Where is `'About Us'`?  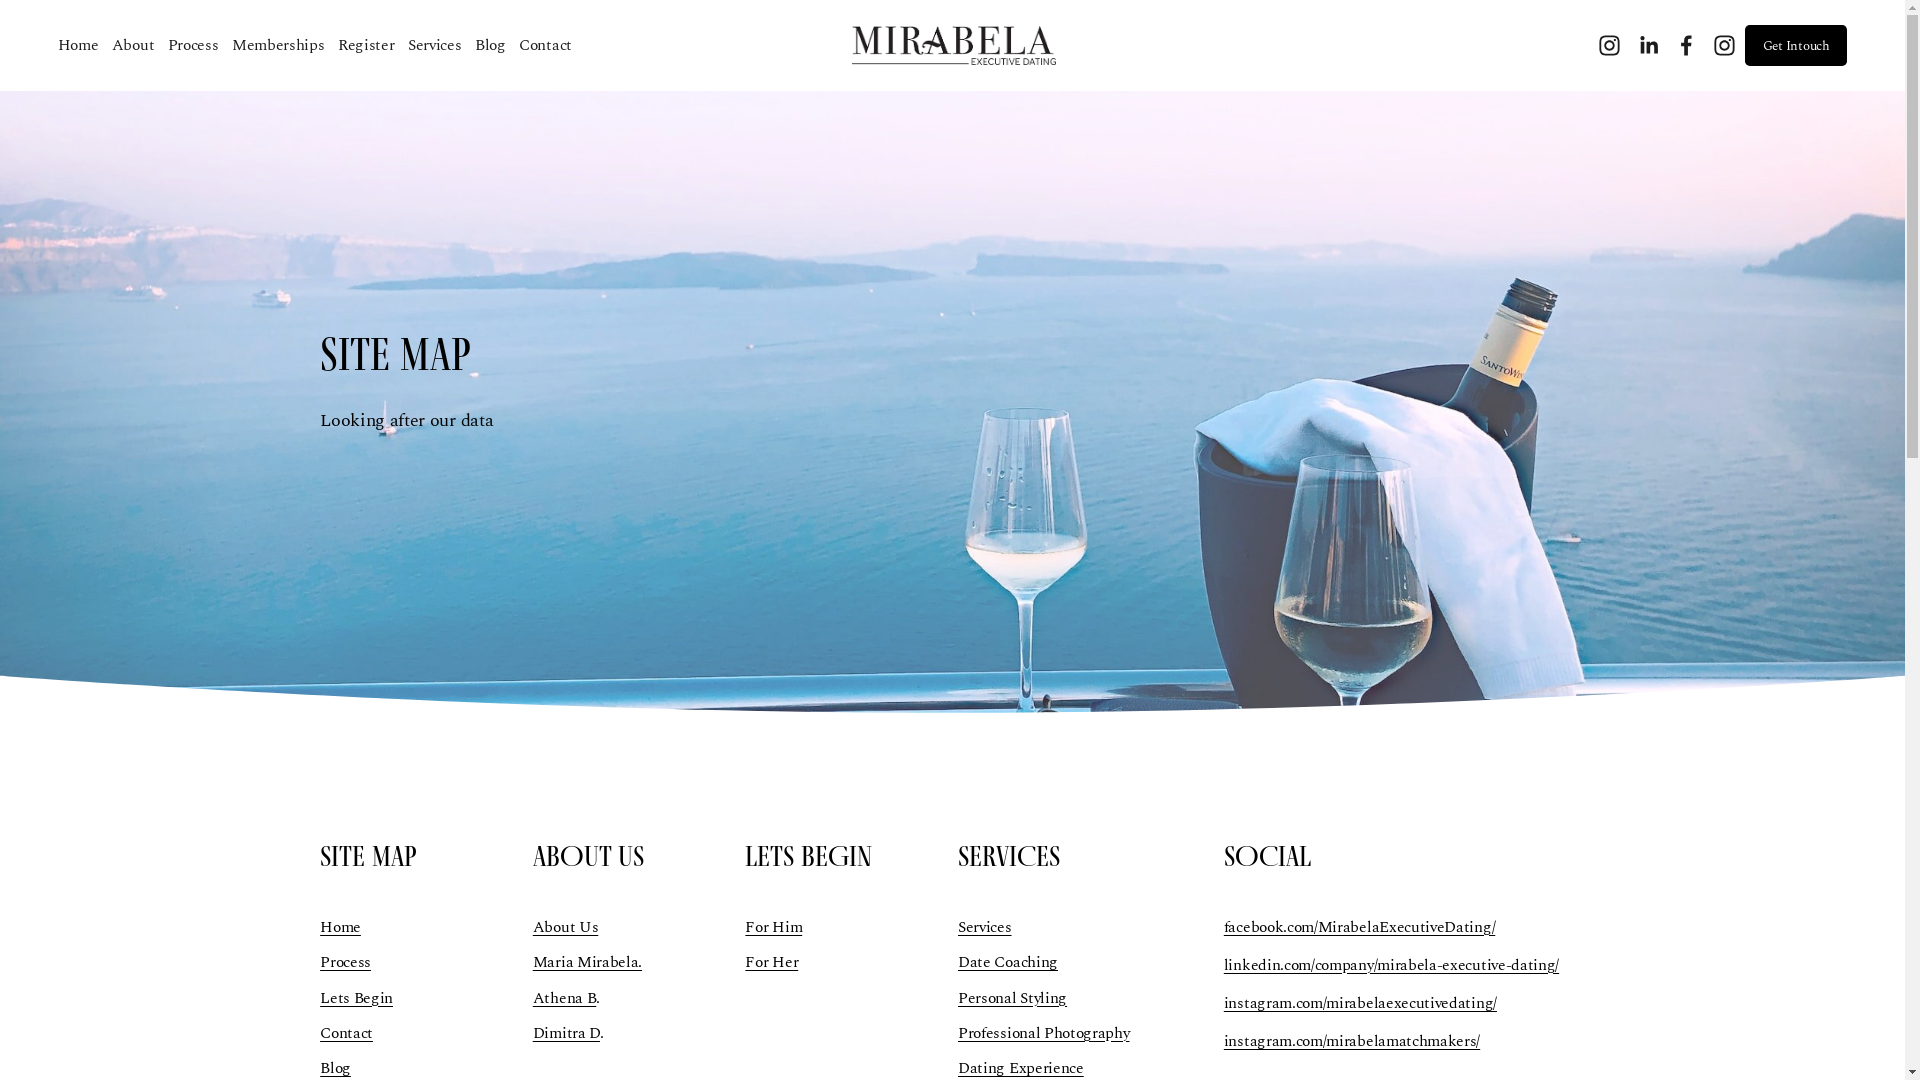 'About Us' is located at coordinates (565, 926).